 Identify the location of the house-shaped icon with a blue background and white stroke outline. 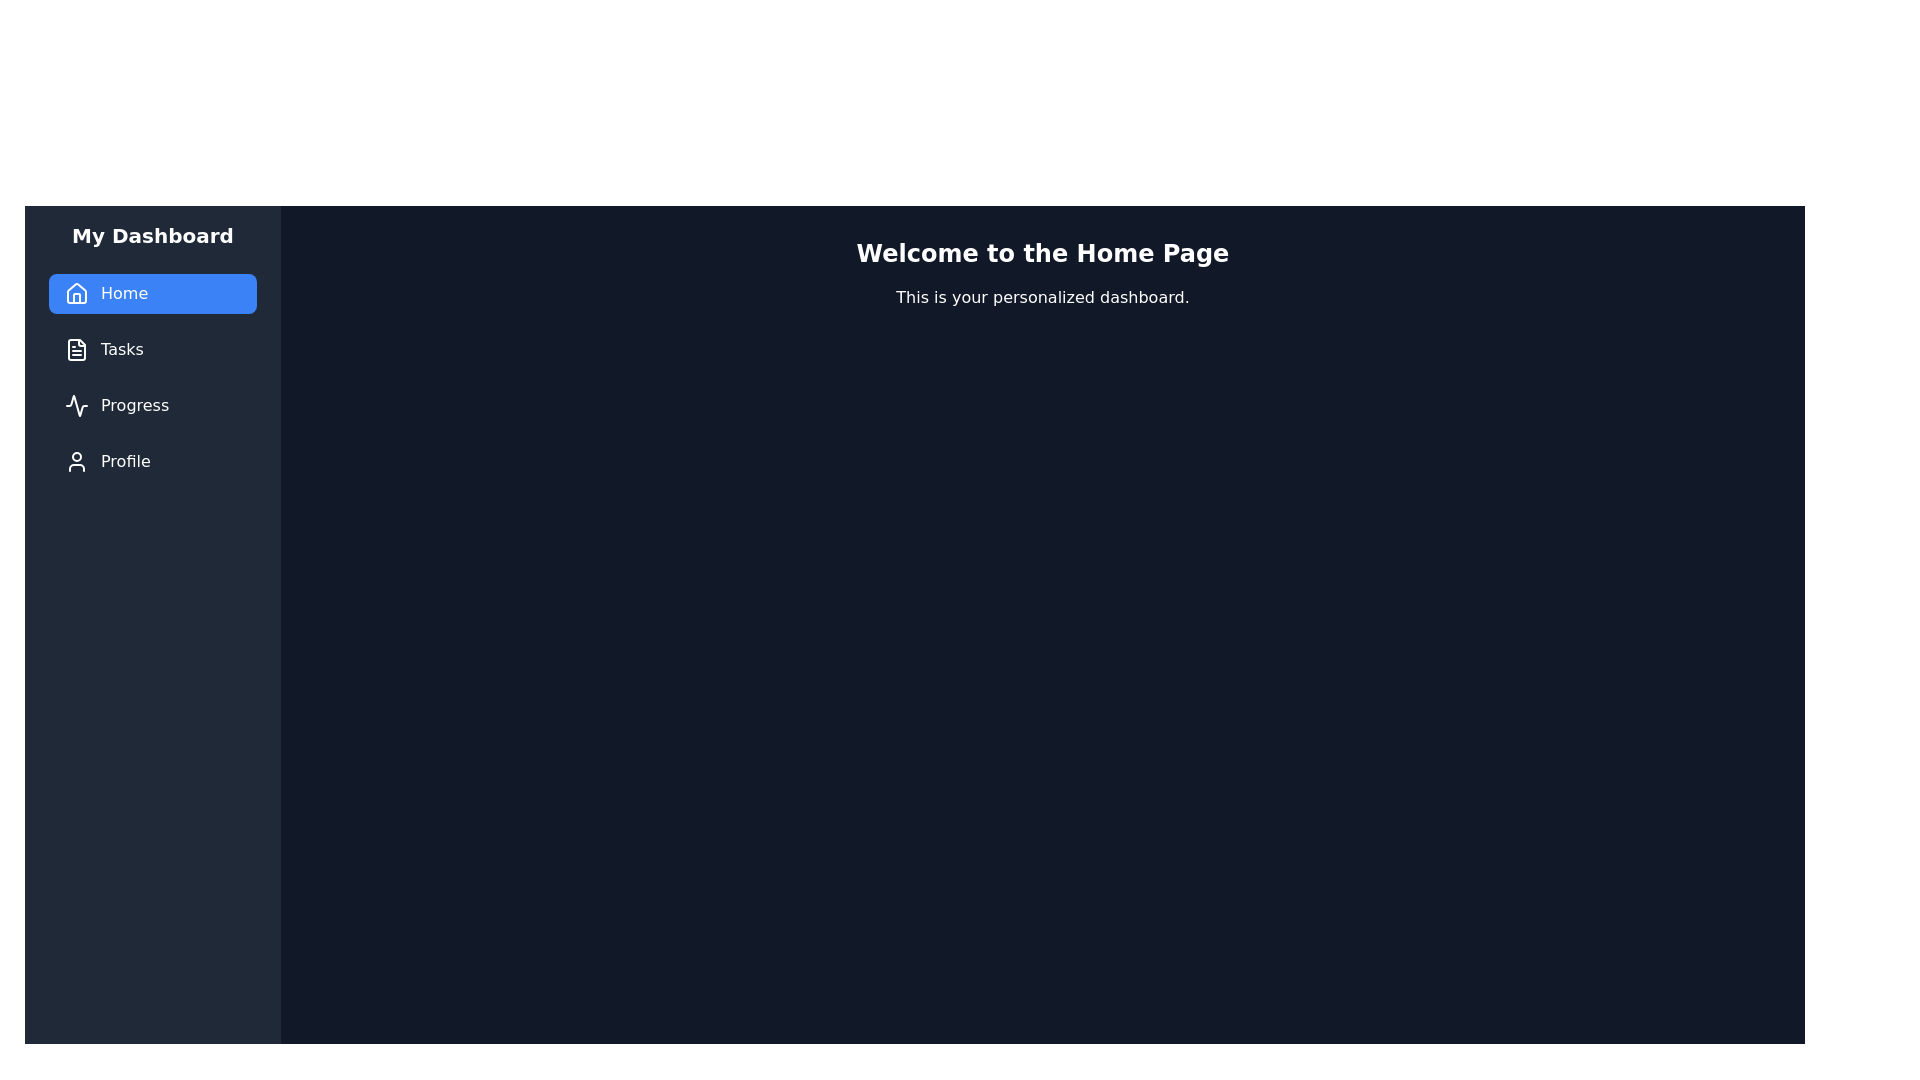
(76, 293).